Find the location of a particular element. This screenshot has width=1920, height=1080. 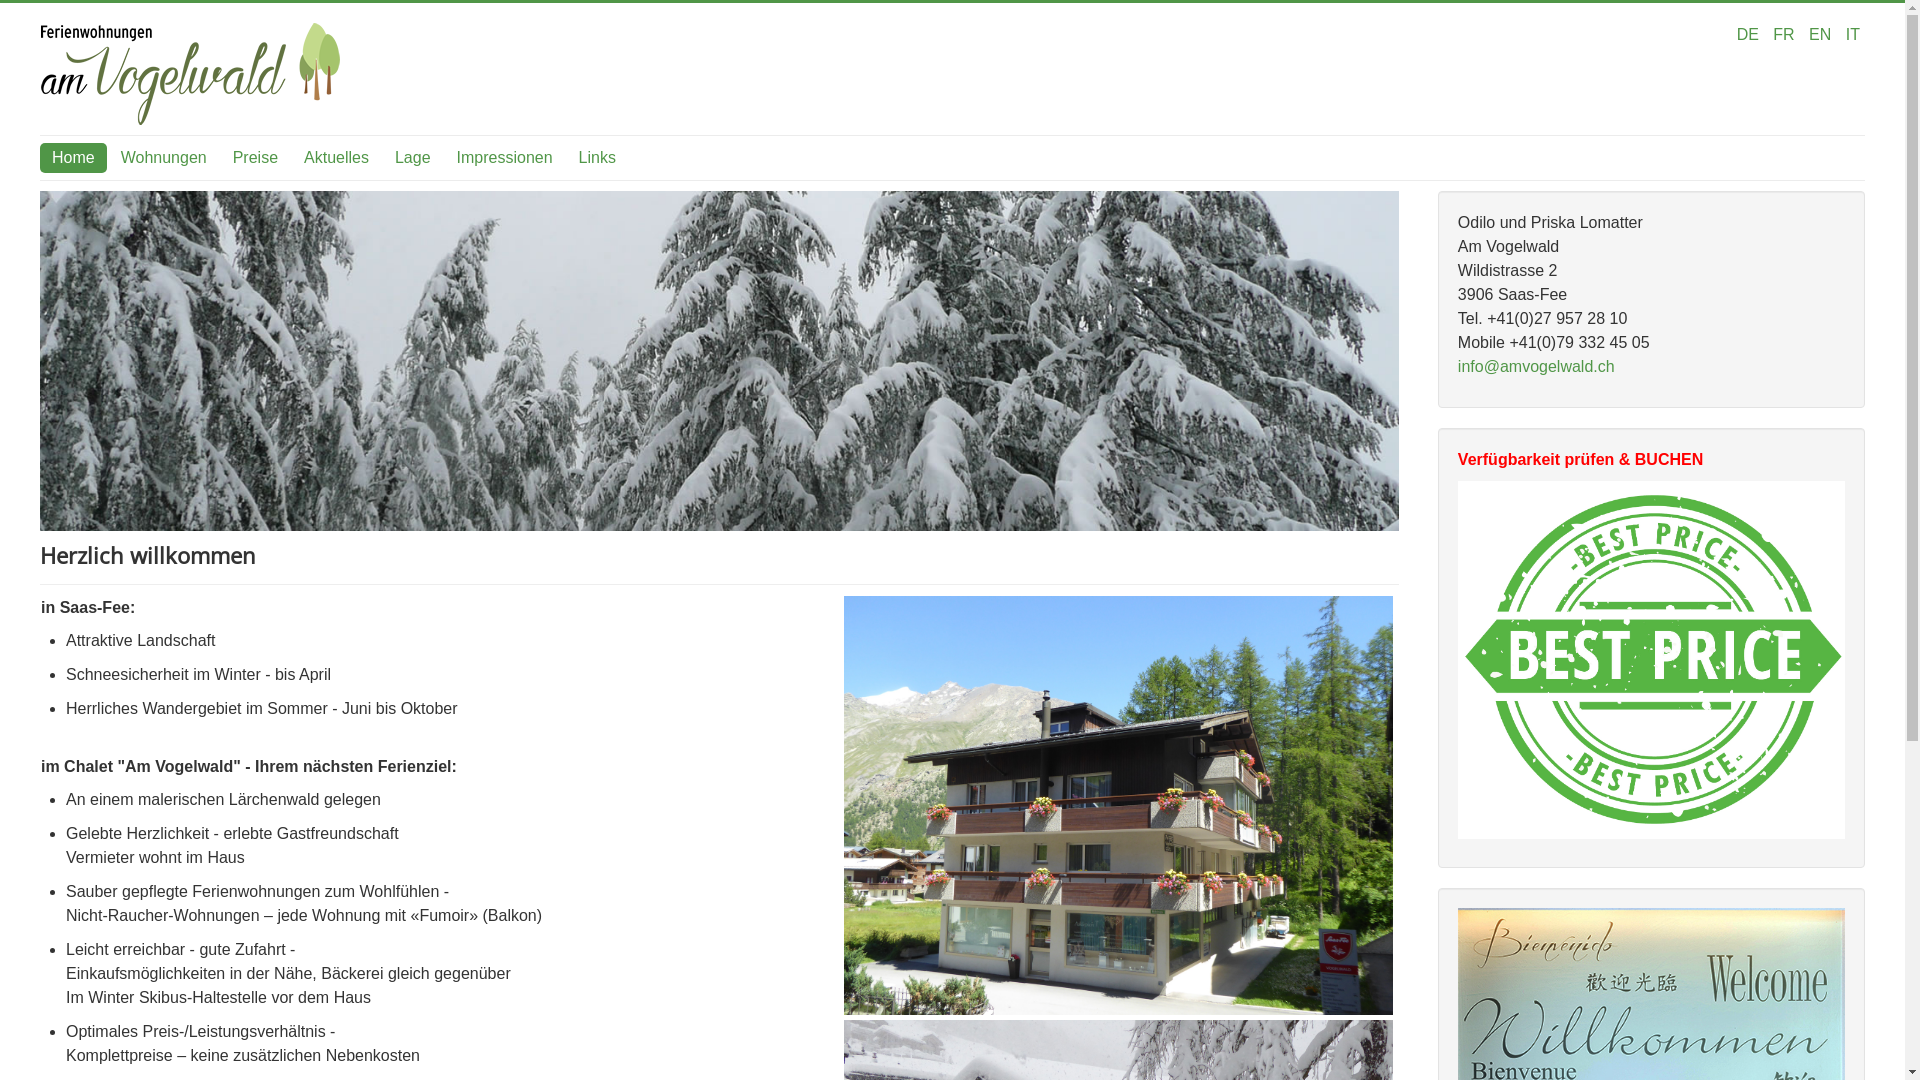

'DE' is located at coordinates (1749, 34).